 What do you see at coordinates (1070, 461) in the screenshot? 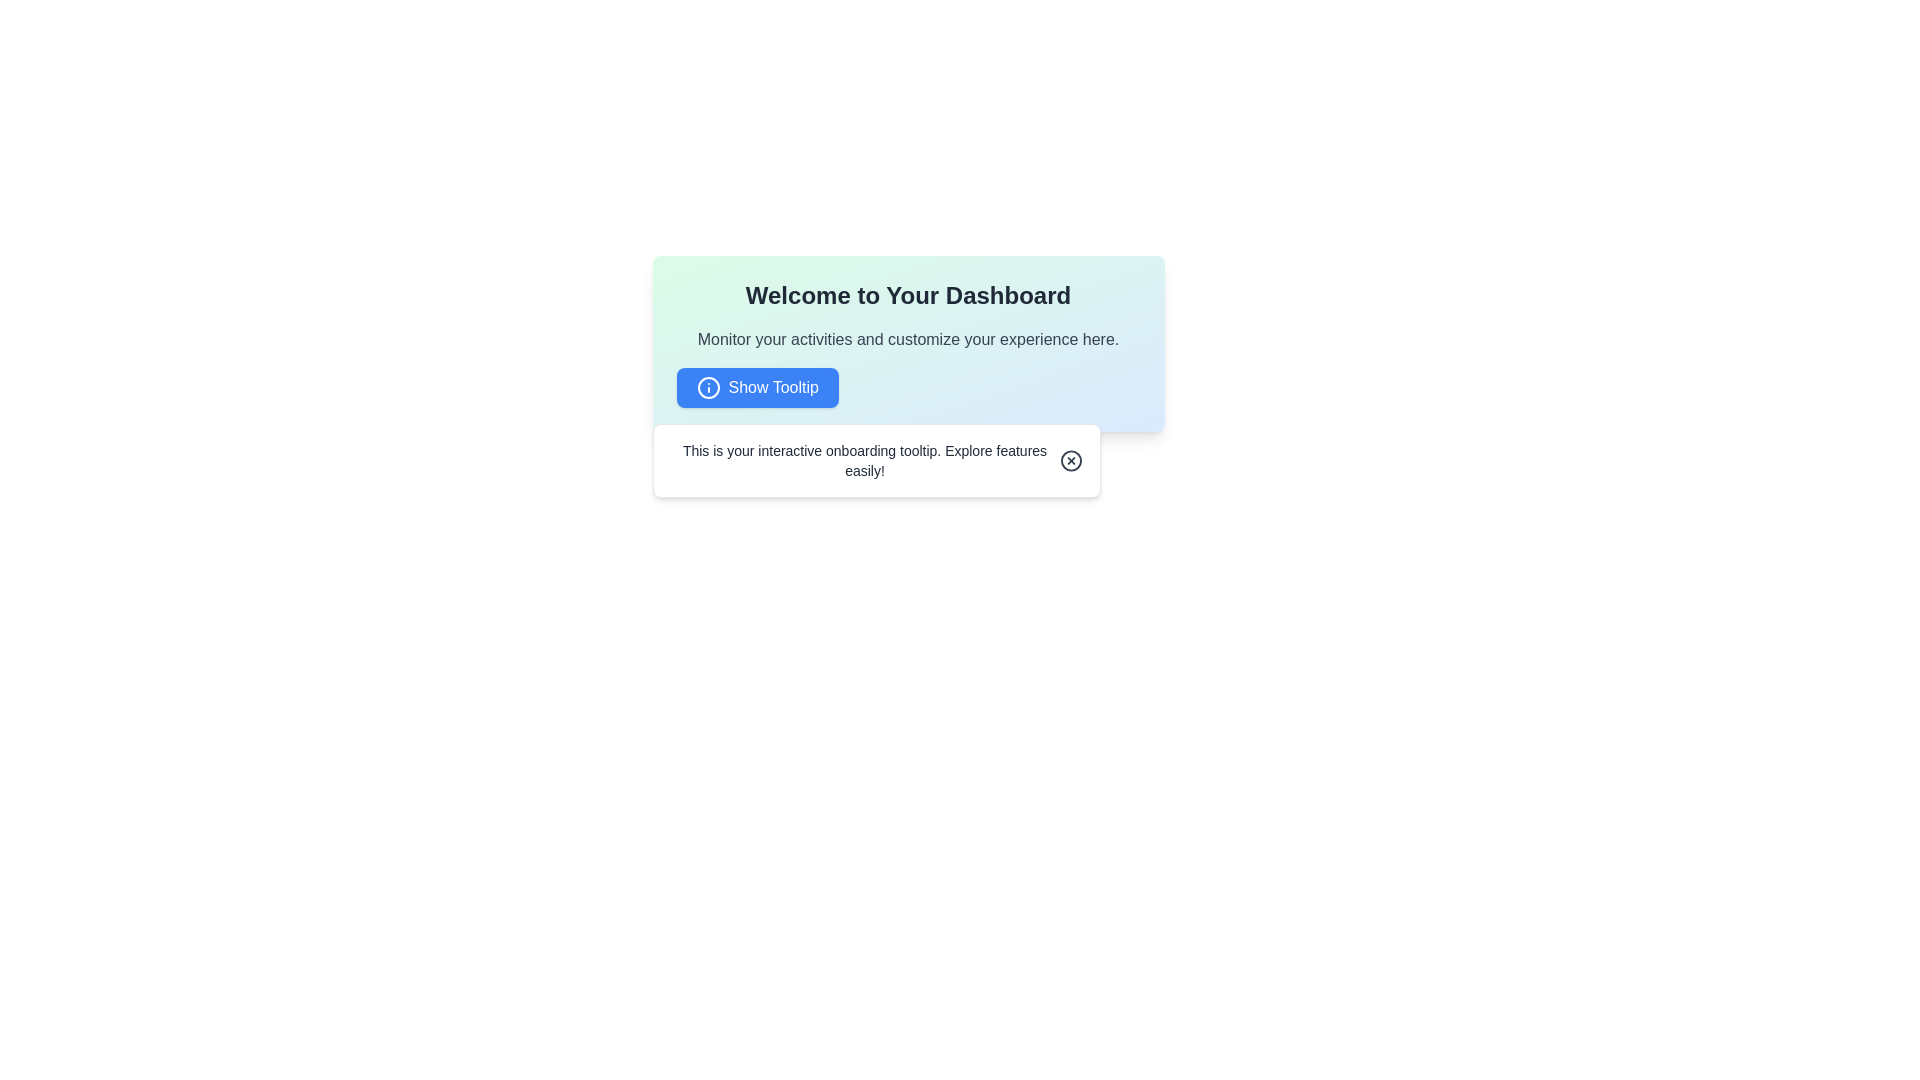
I see `the close button, which is a circular button with a gray outline and an 'X' symbol, located at the far right end of the tooltip box` at bounding box center [1070, 461].